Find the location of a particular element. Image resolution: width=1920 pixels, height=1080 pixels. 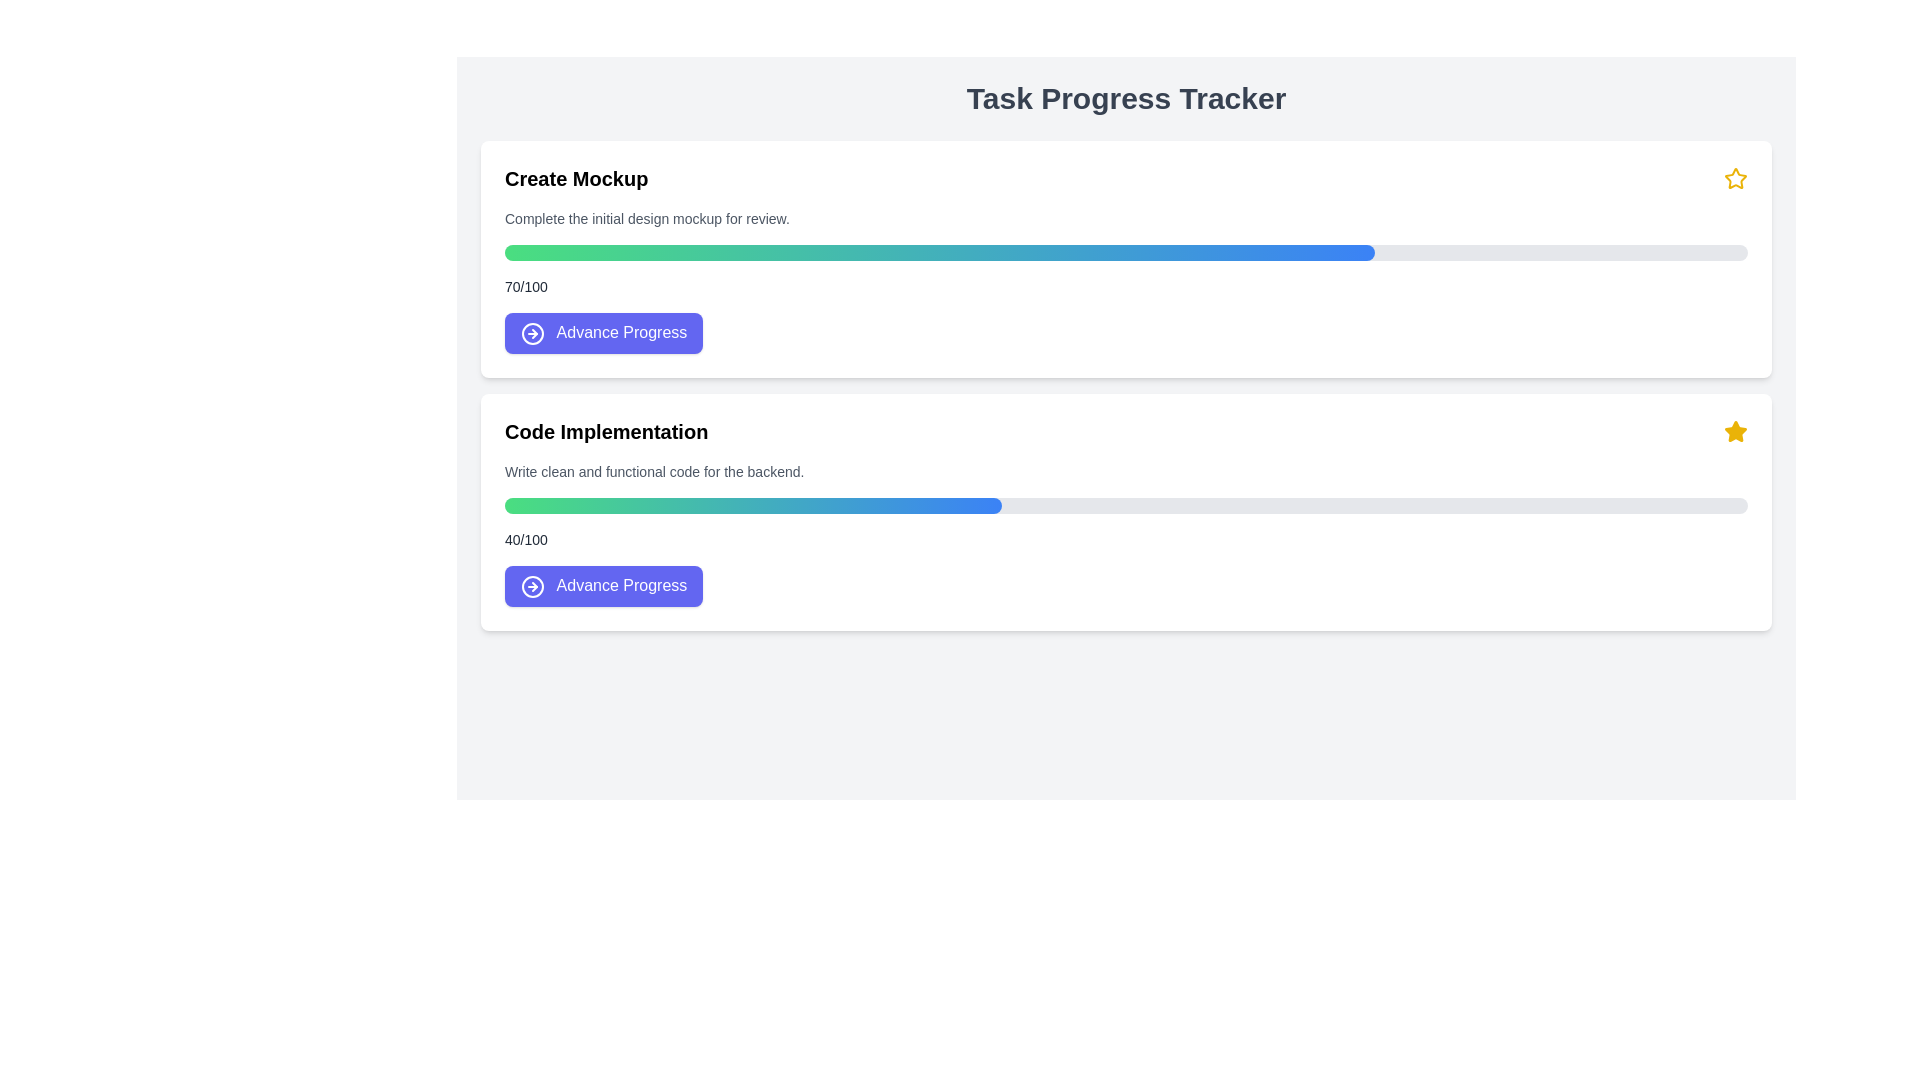

the progress indicator bar located under the 'Code Implementation' section, which features a gradient color scheme transitioning from green to blue, and occupies the leftmost 40% of the bar is located at coordinates (752, 504).